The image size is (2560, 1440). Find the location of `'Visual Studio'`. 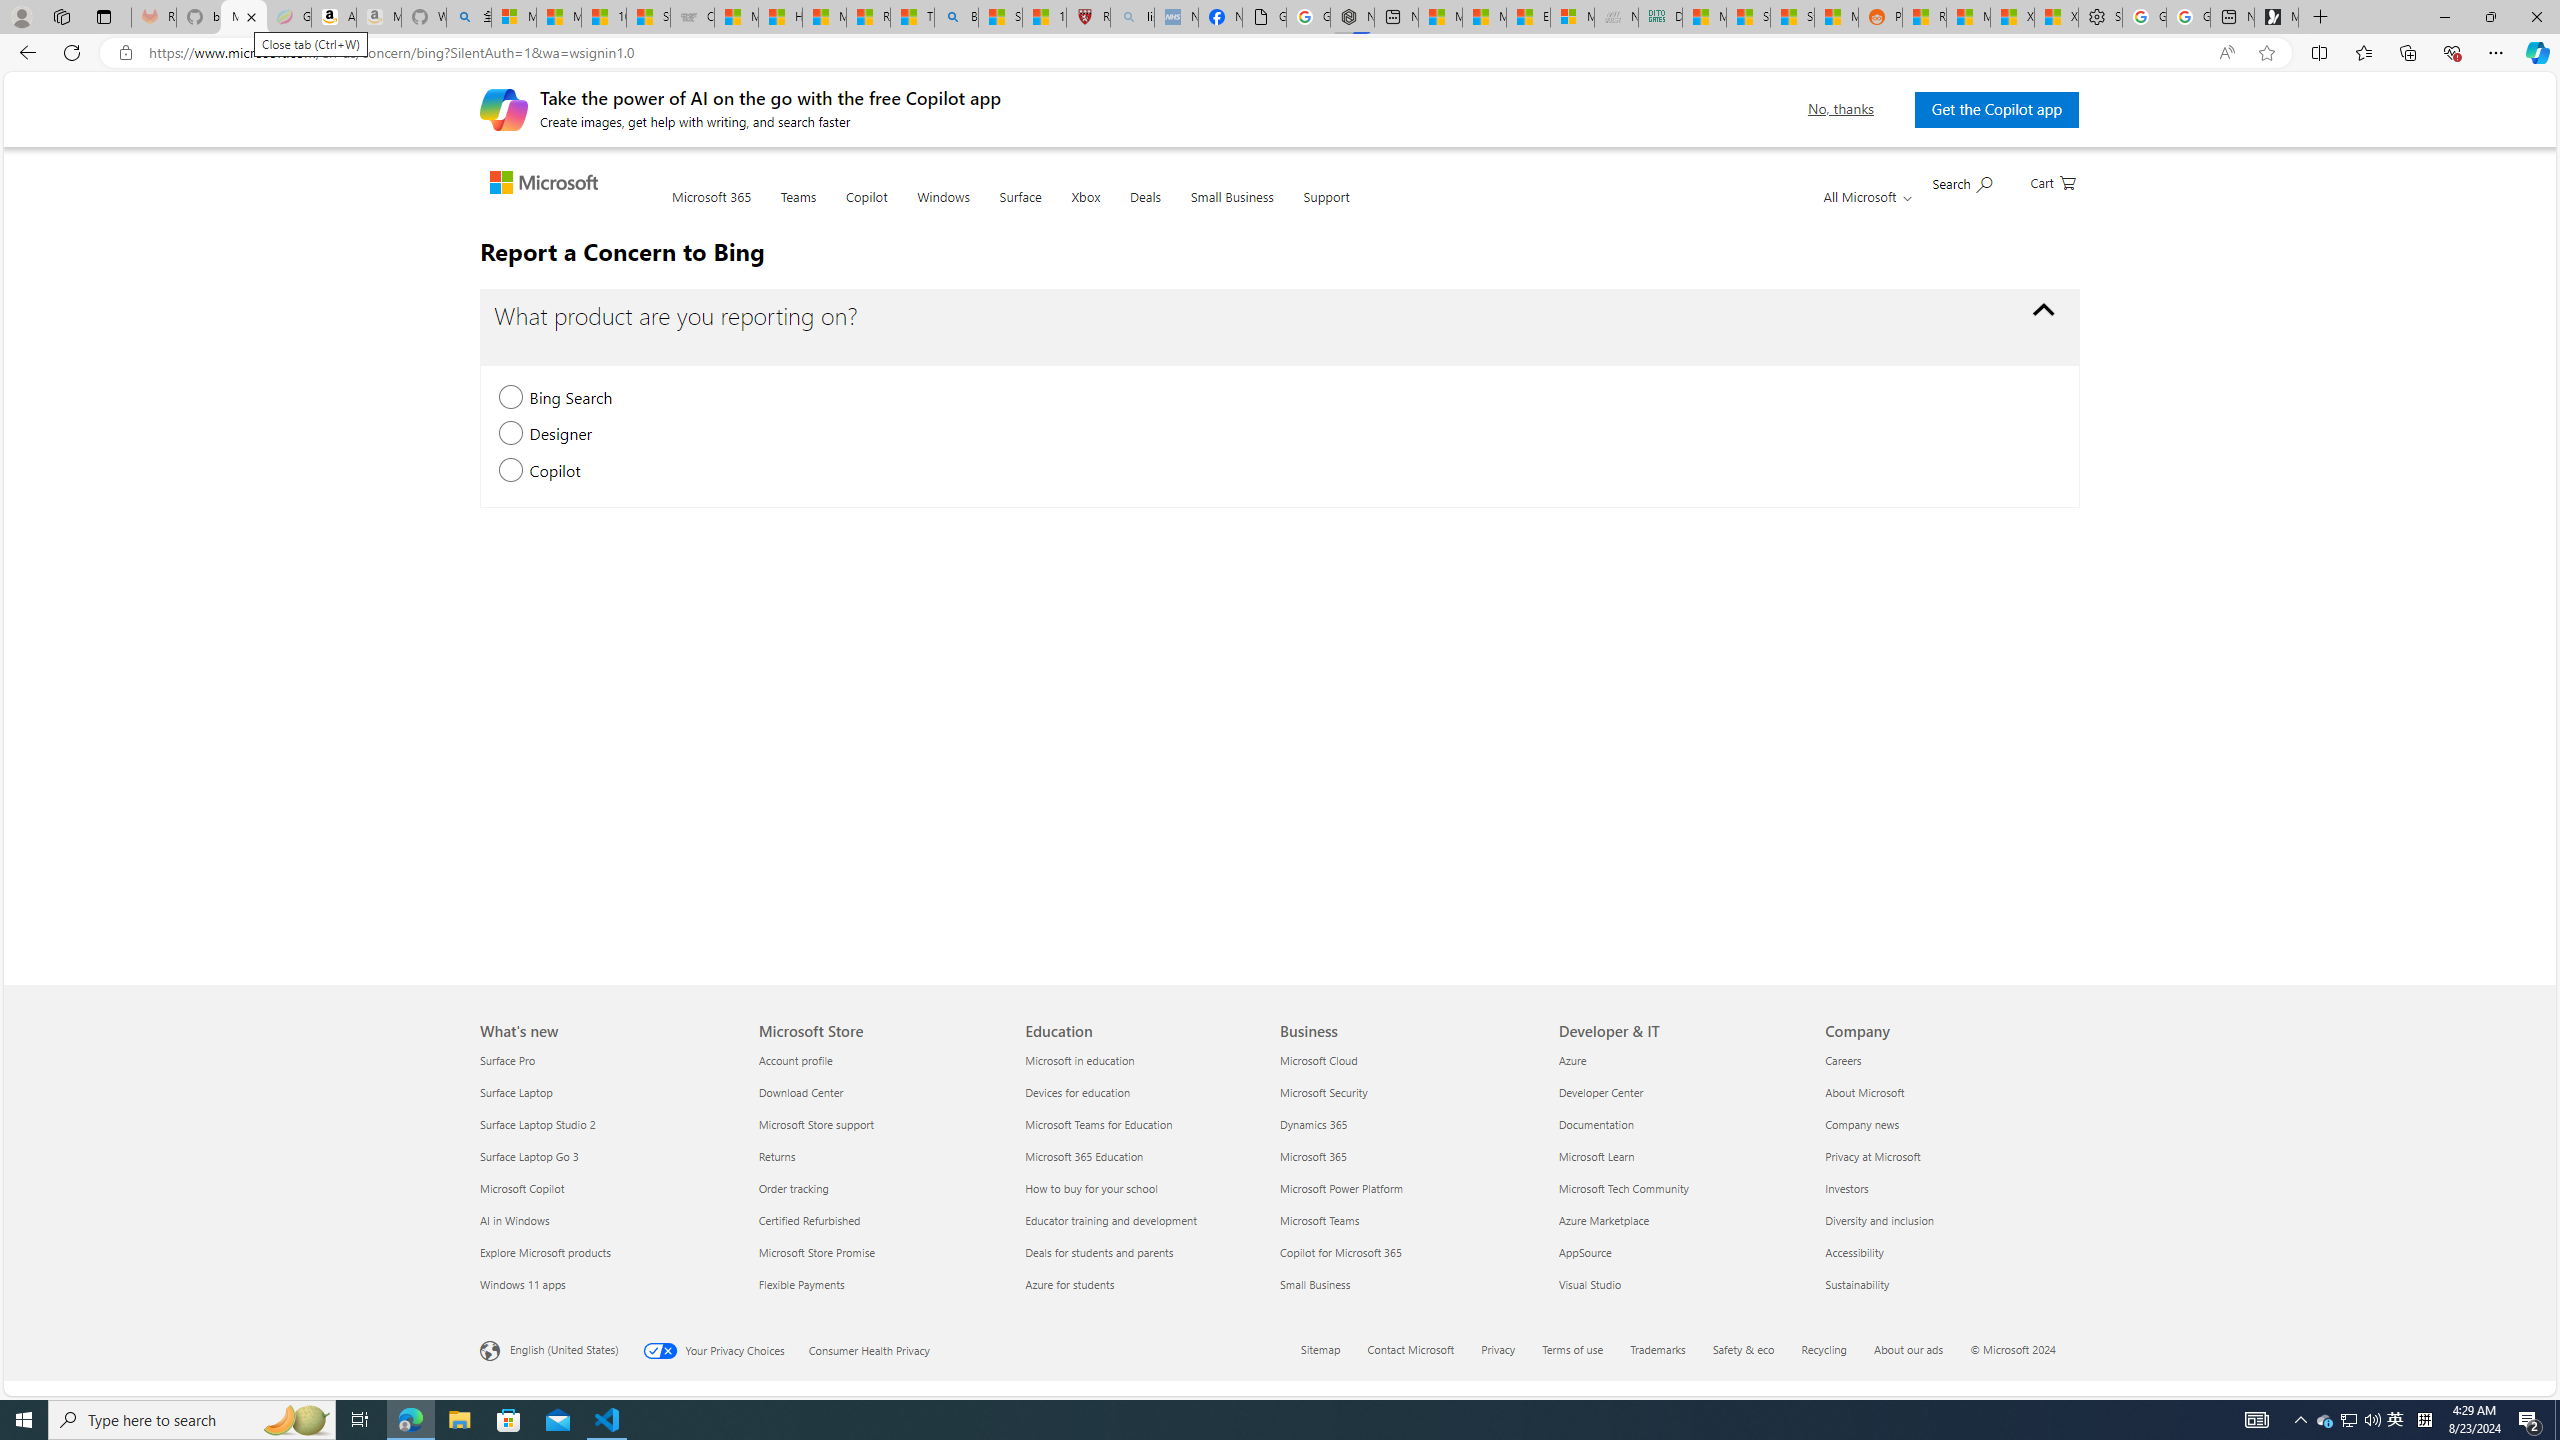

'Visual Studio' is located at coordinates (1679, 1283).